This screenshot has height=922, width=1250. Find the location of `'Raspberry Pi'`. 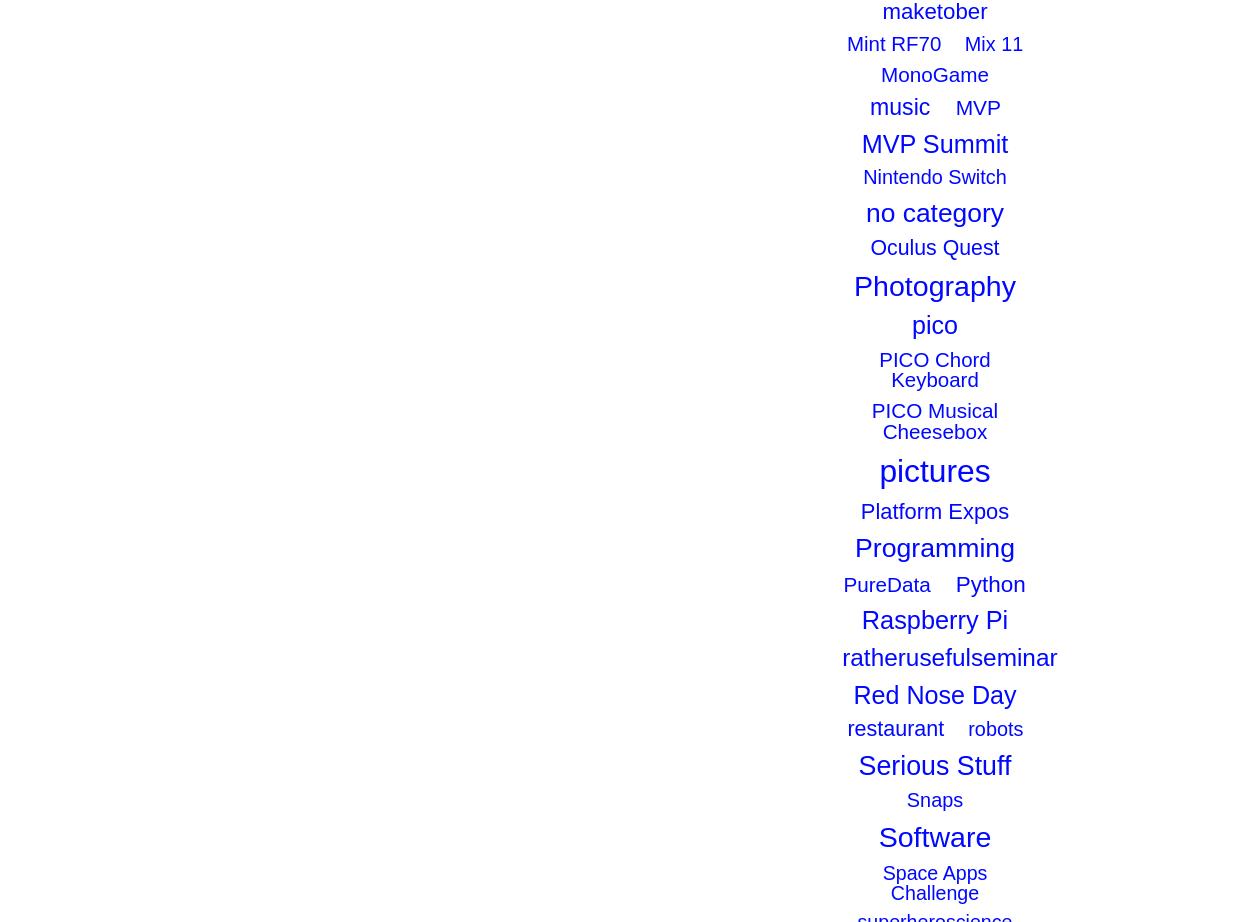

'Raspberry Pi' is located at coordinates (860, 620).